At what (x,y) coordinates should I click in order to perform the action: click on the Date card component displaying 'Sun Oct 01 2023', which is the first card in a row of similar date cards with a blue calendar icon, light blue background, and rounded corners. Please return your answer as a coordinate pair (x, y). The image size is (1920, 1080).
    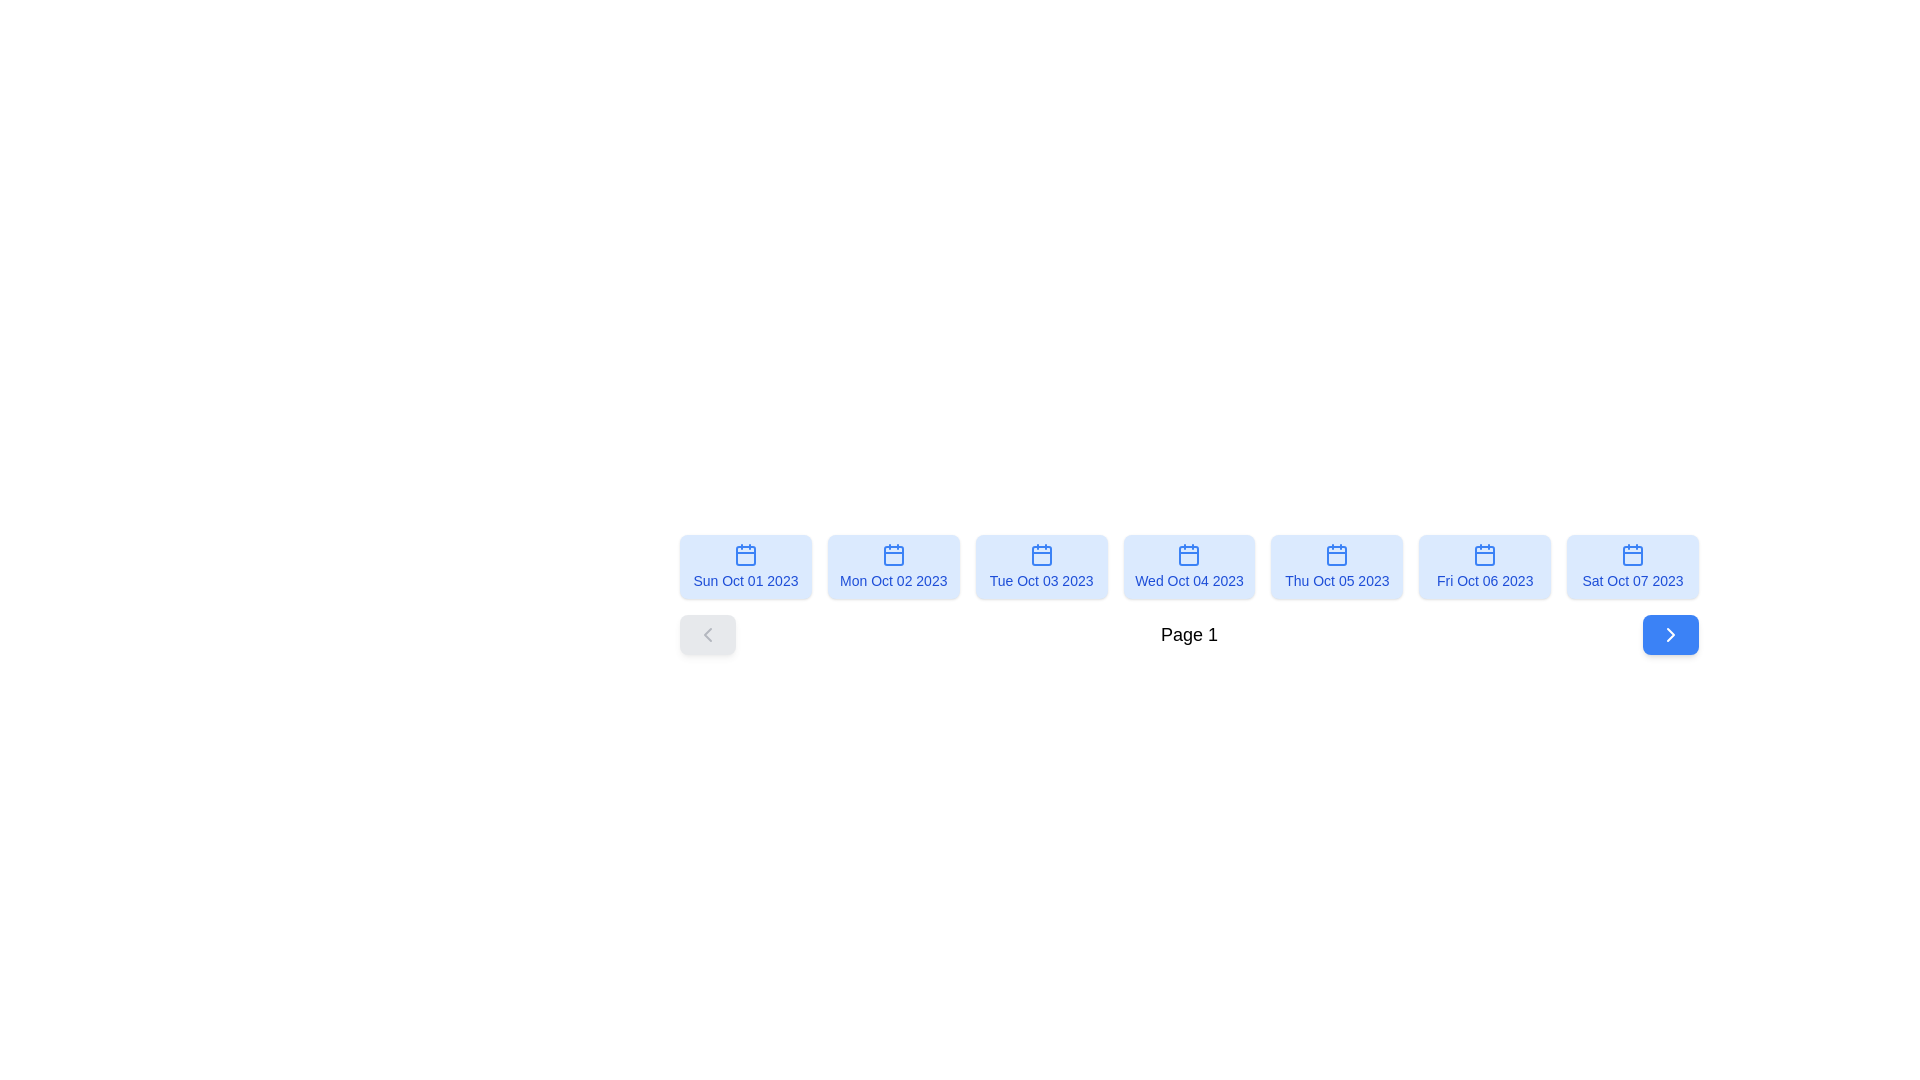
    Looking at the image, I should click on (744, 567).